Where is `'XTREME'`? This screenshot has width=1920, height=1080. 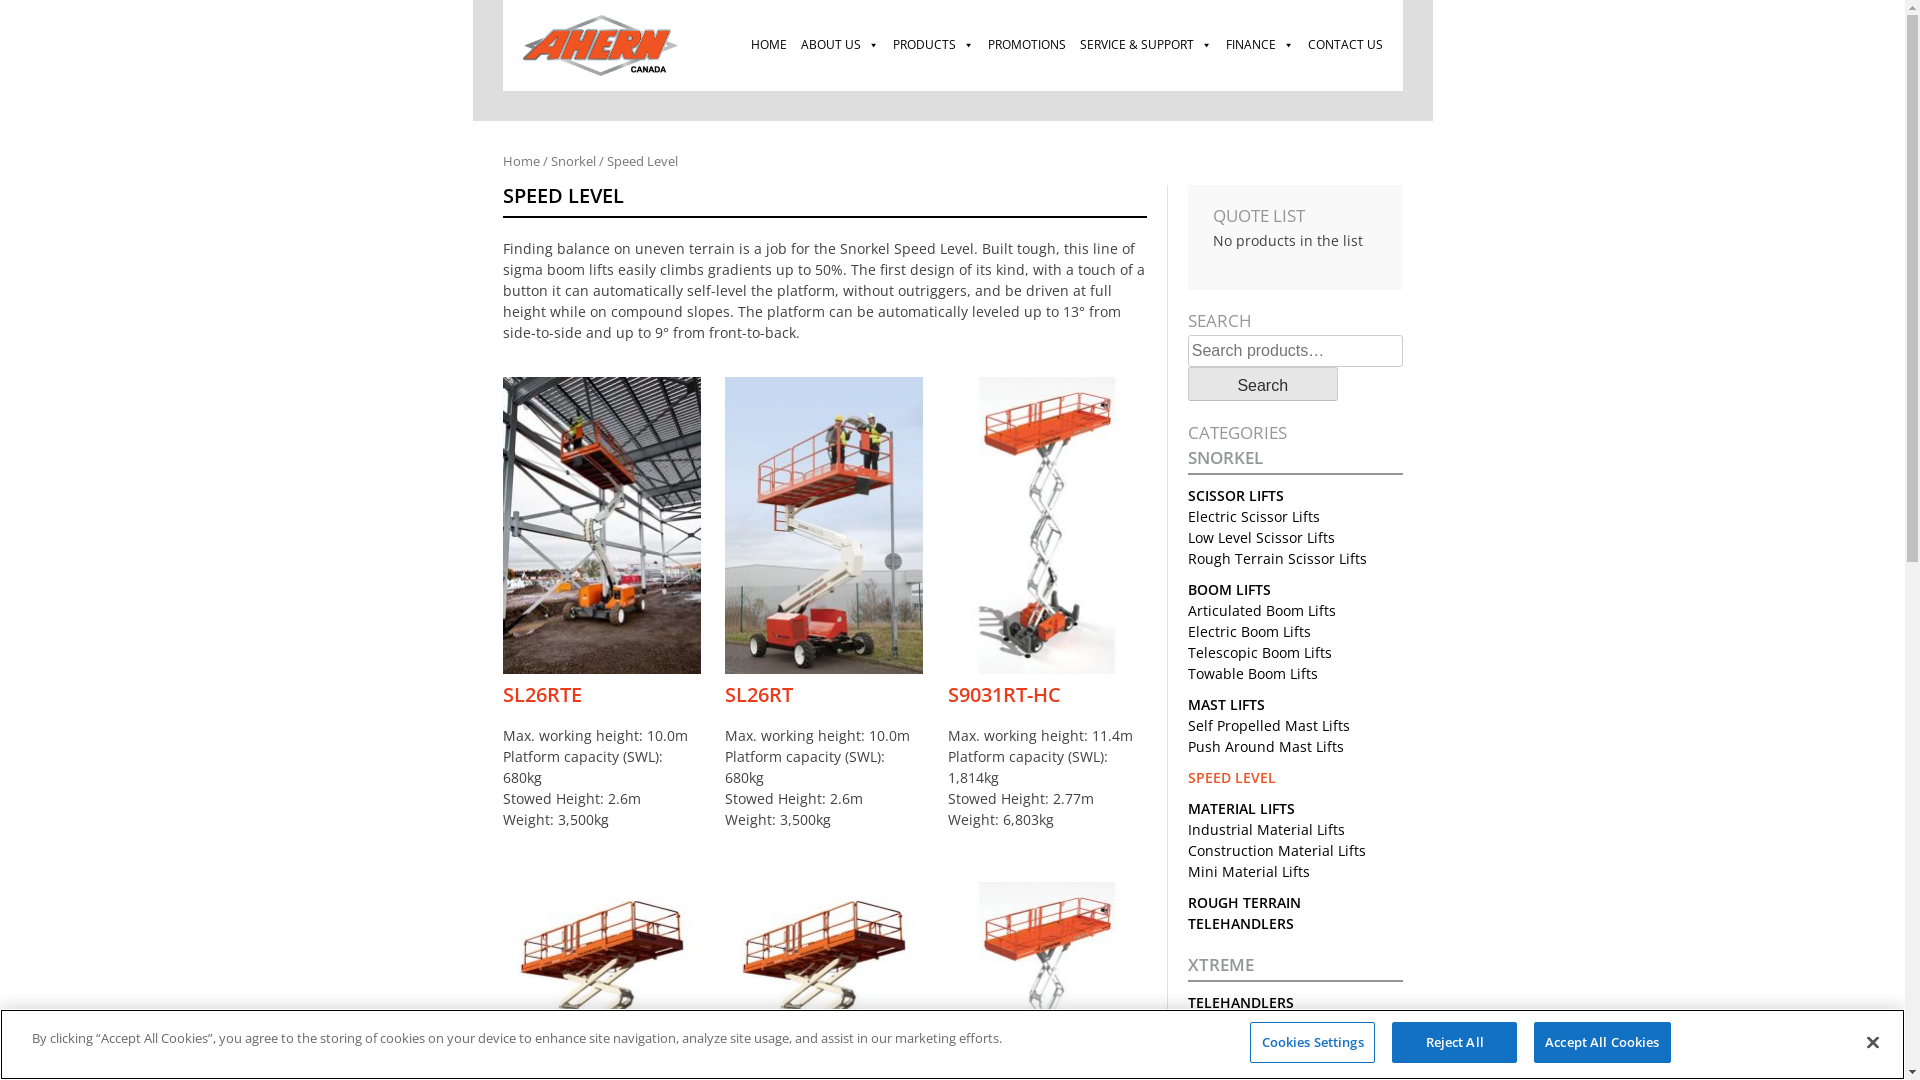
'XTREME' is located at coordinates (1295, 967).